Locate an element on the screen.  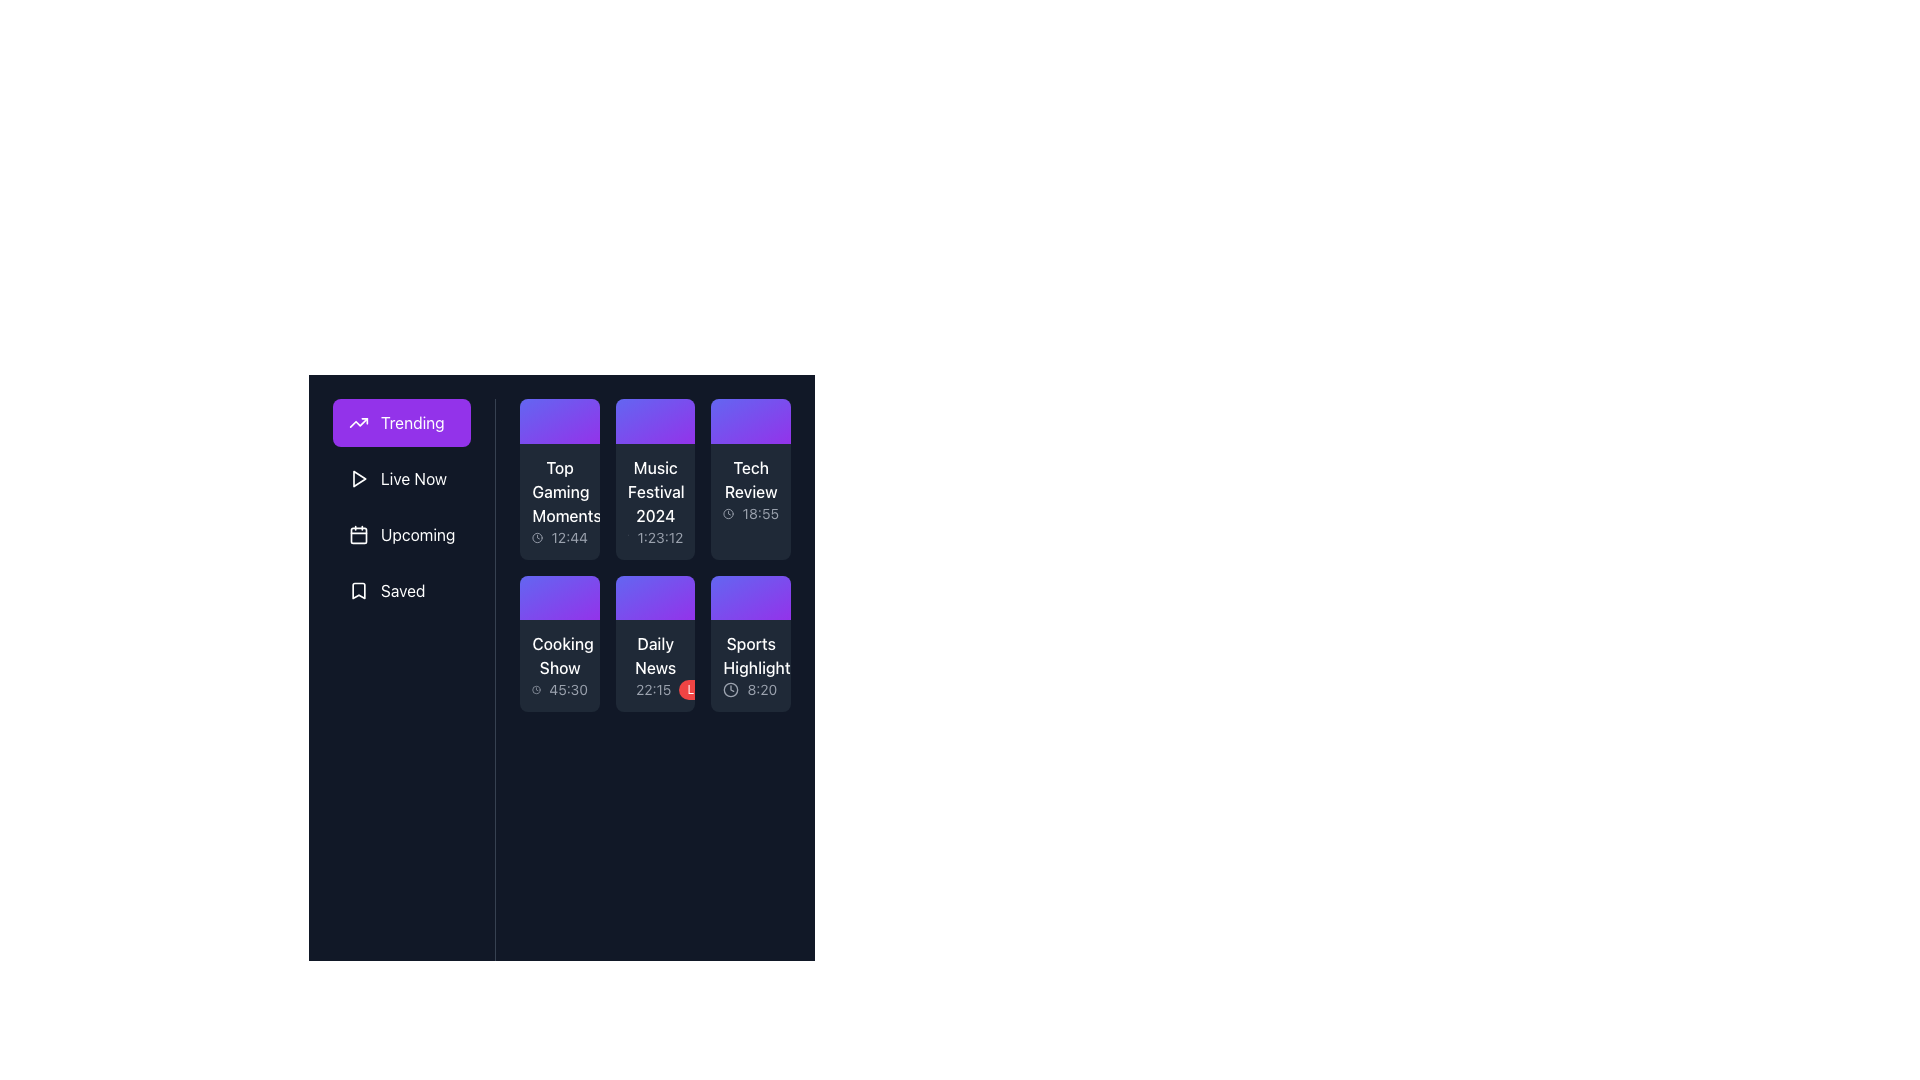
the decorative background element of the 'Tech Review' card located in the third column of the top row in a grid layout is located at coordinates (750, 420).